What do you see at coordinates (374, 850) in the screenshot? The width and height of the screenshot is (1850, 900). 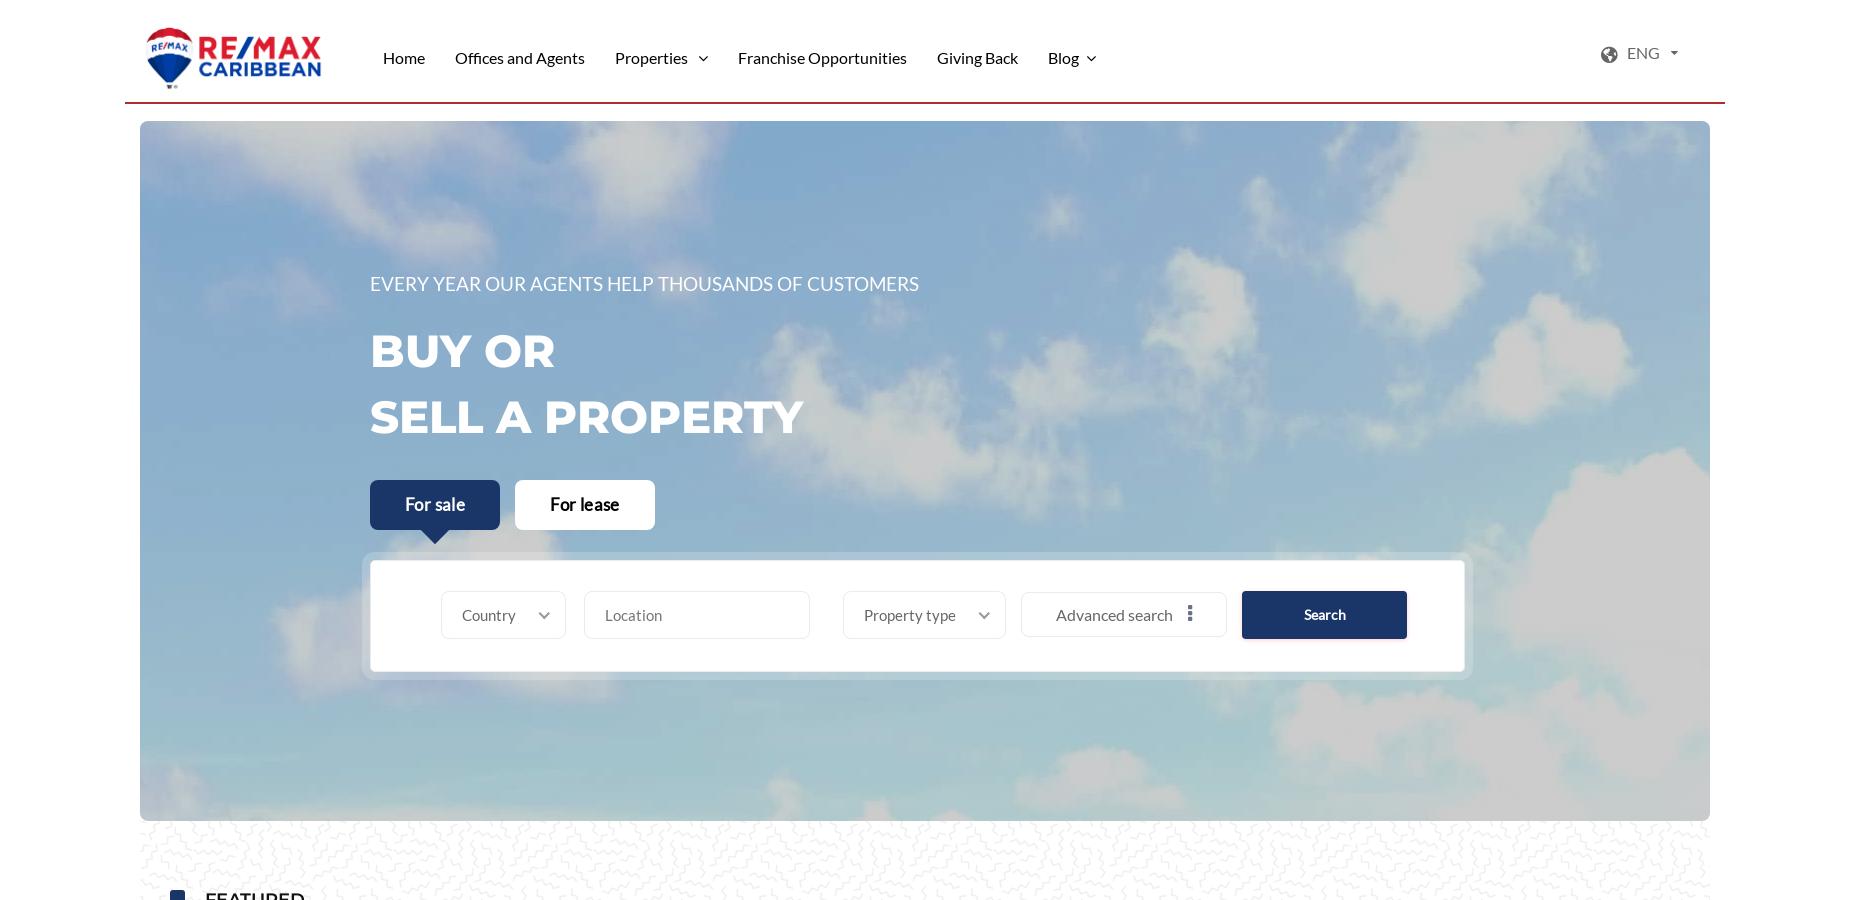 I see `'Lot size (Sq. Ft.)'` at bounding box center [374, 850].